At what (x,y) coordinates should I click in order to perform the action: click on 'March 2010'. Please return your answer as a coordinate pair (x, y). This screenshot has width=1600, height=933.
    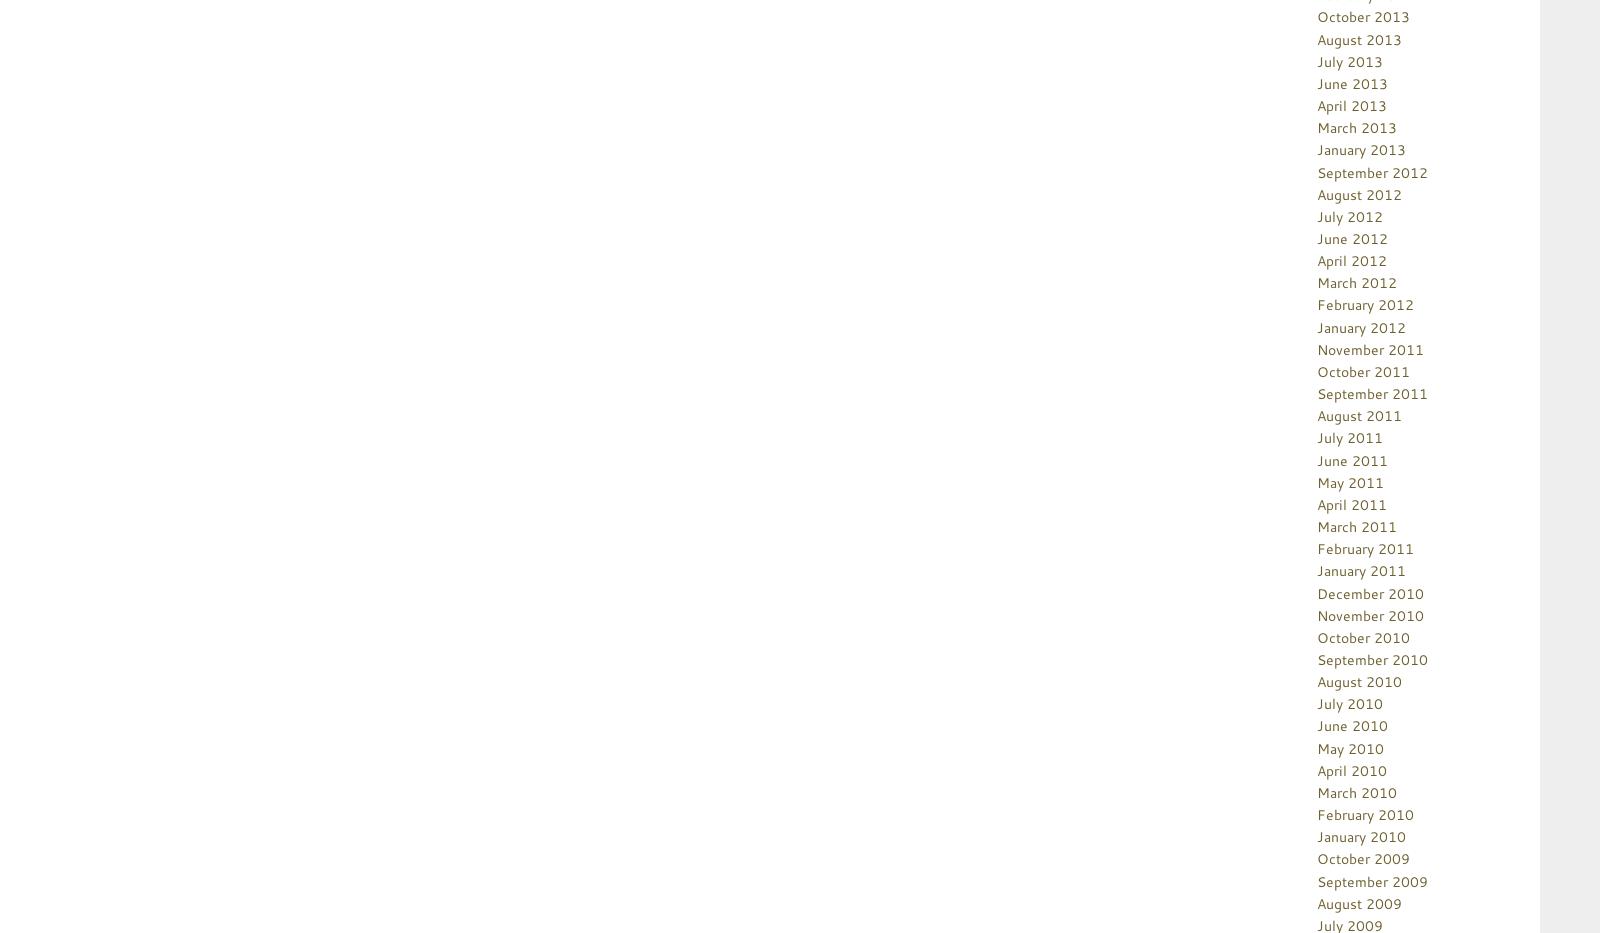
    Looking at the image, I should click on (1355, 791).